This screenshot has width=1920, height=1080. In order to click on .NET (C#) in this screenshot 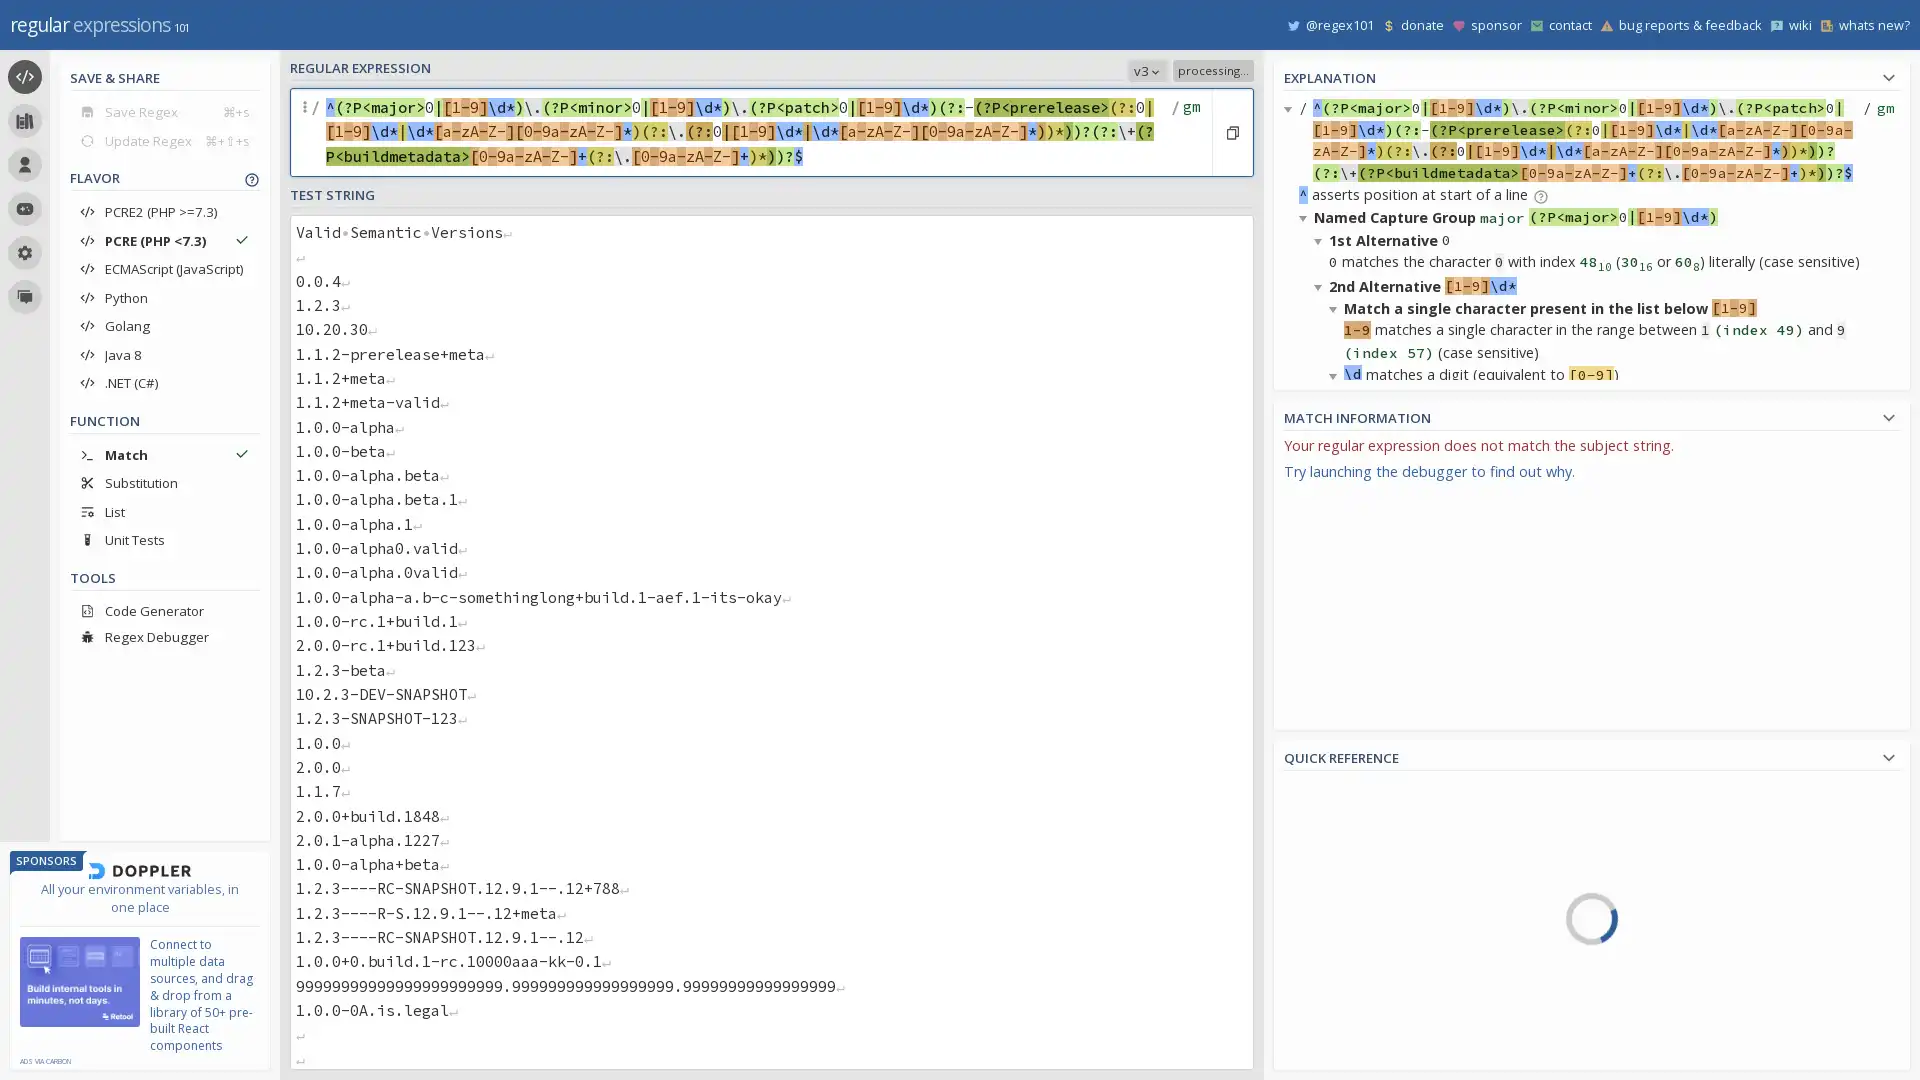, I will do `click(164, 382)`.